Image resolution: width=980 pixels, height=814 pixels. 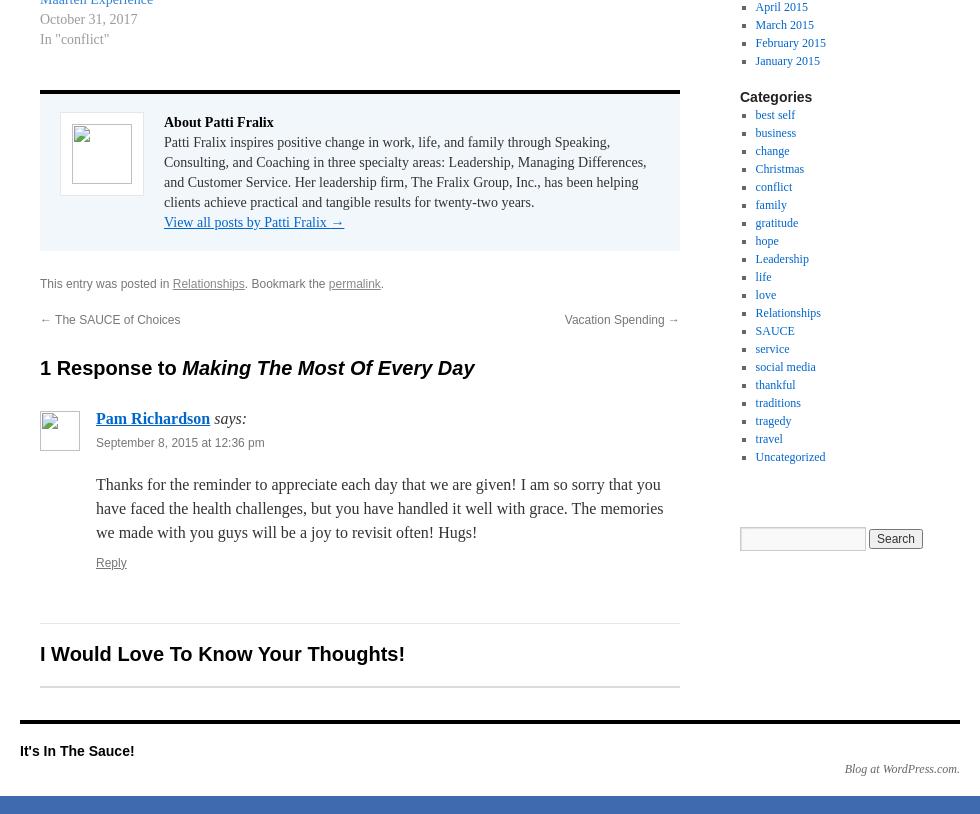 I want to click on 'says:', so click(x=230, y=416).